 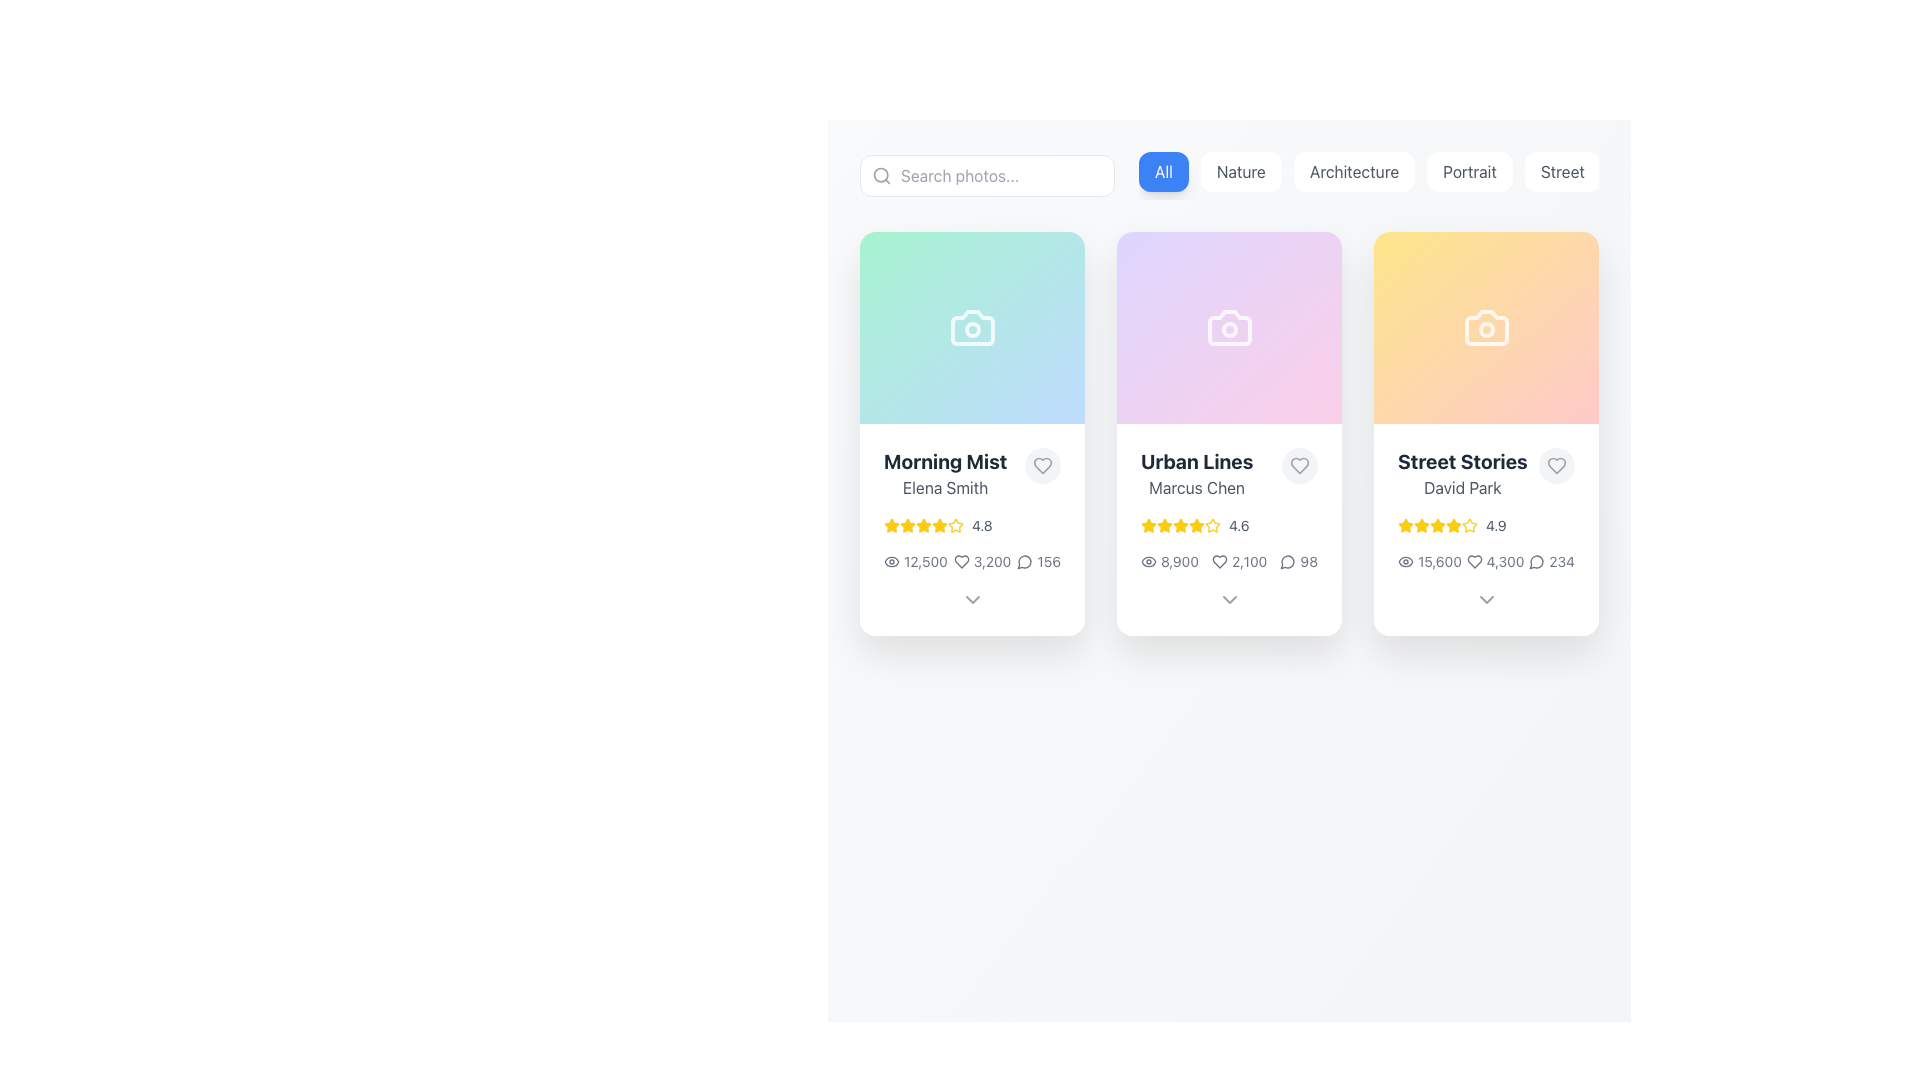 What do you see at coordinates (972, 528) in the screenshot?
I see `the star rating value of 4.8 displayed in the rectangular card titled 'Morning Mist', which is the leftmost card among three similar cards` at bounding box center [972, 528].